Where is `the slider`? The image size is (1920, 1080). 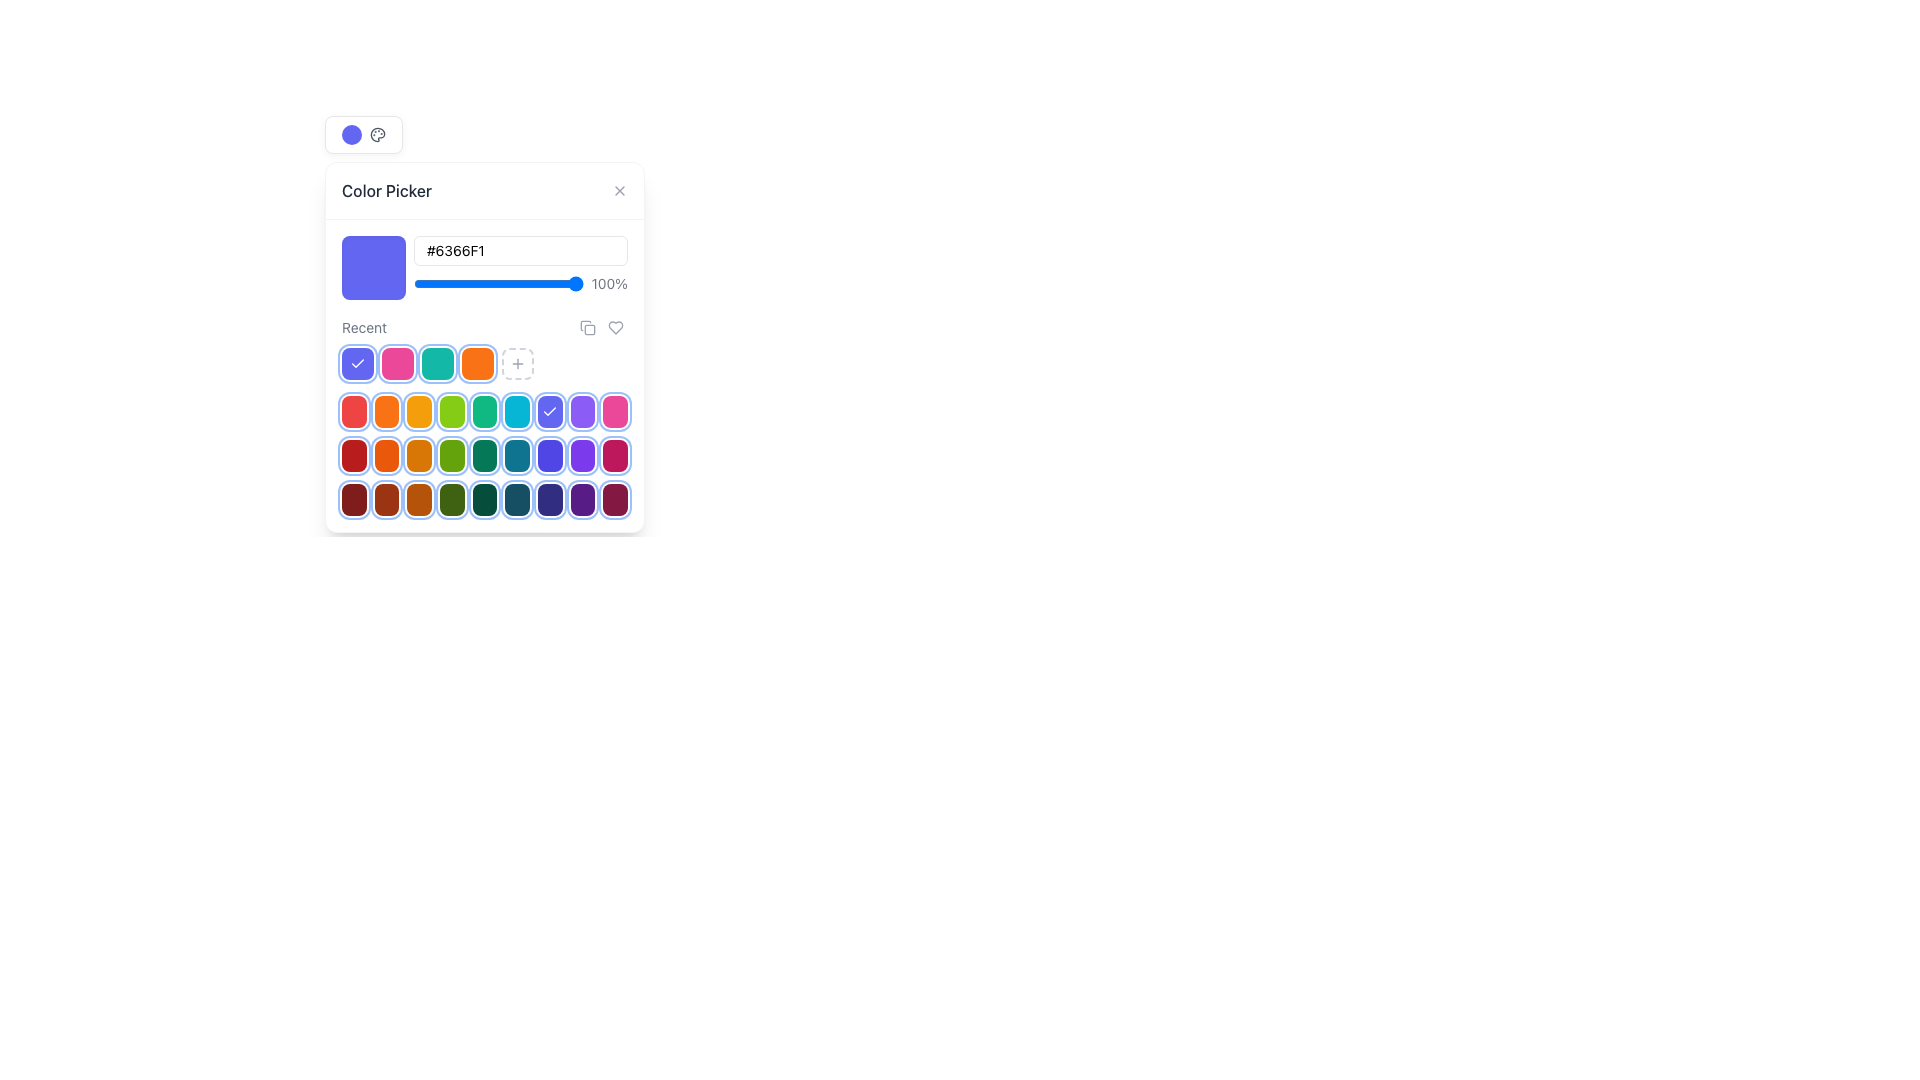 the slider is located at coordinates (453, 284).